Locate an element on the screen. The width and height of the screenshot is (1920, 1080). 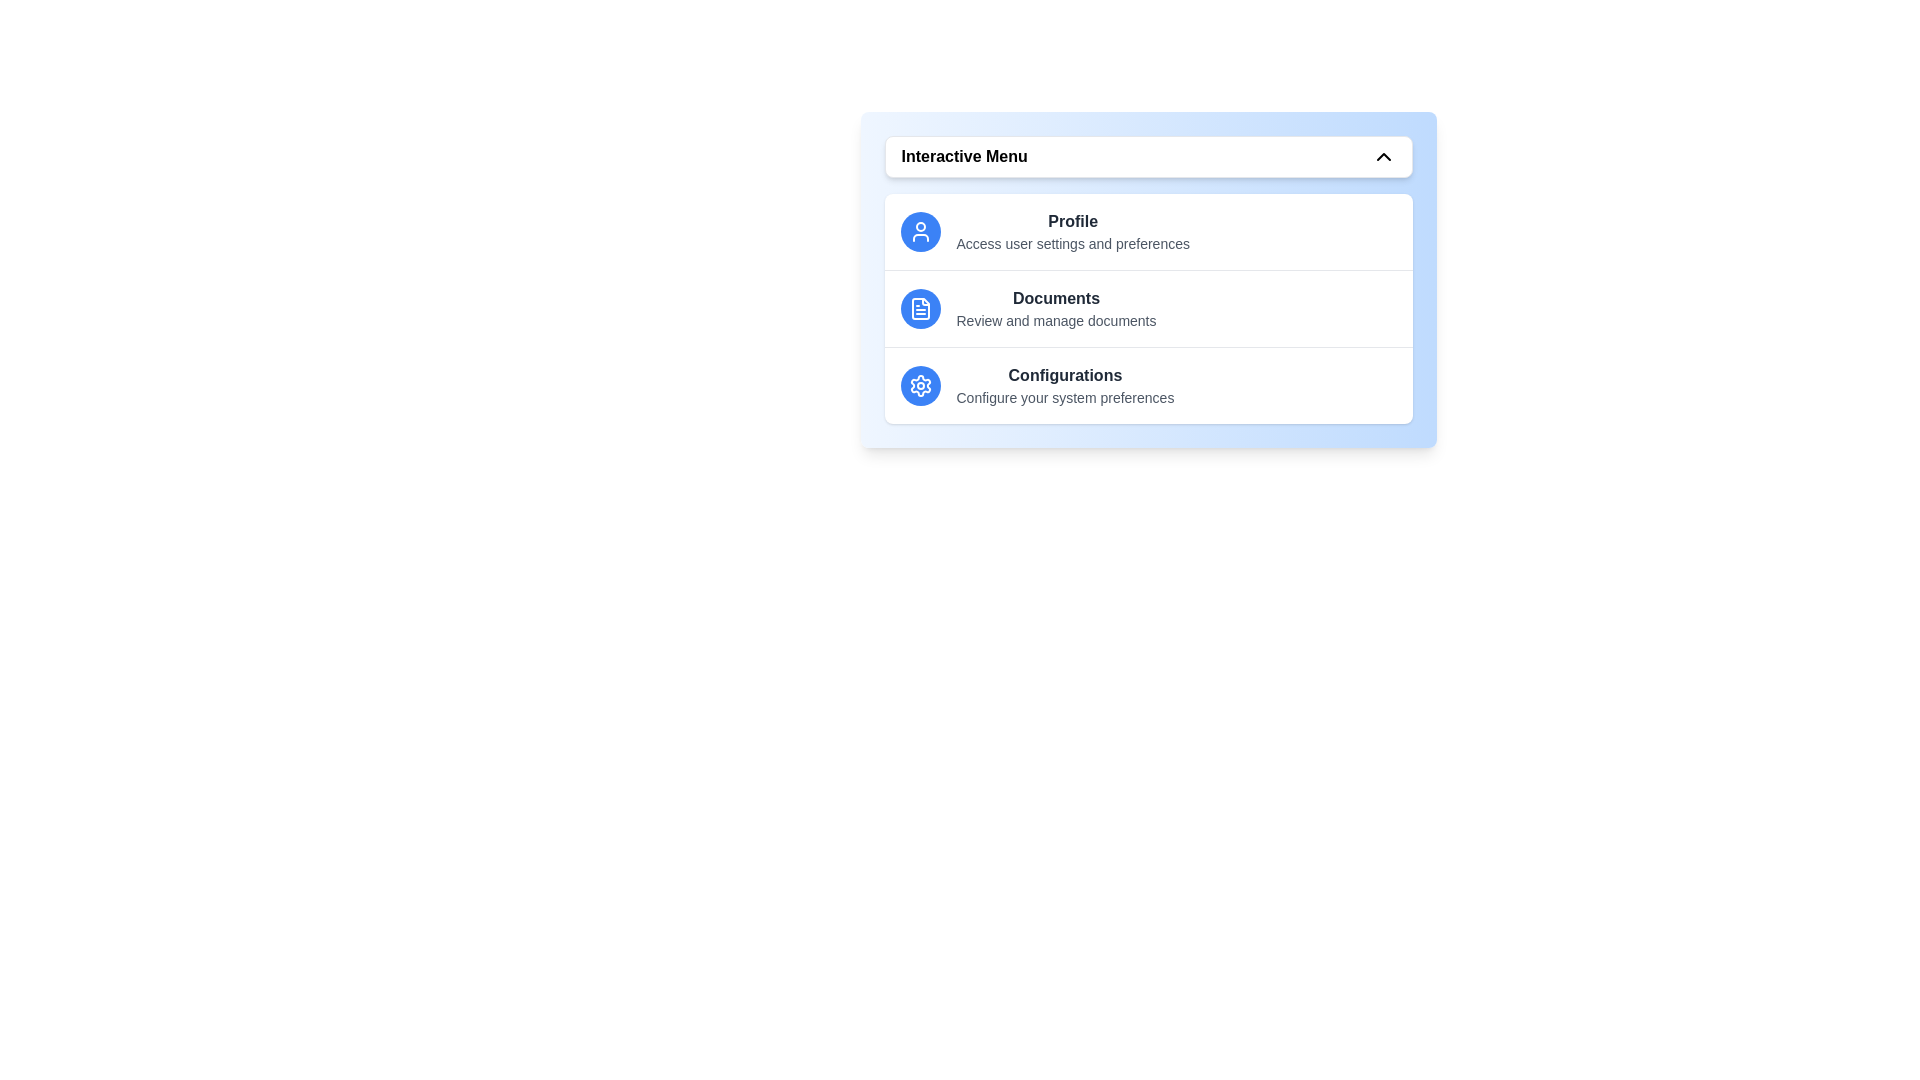
the menu item titled 'Documents' to trigger its associated action is located at coordinates (1055, 299).